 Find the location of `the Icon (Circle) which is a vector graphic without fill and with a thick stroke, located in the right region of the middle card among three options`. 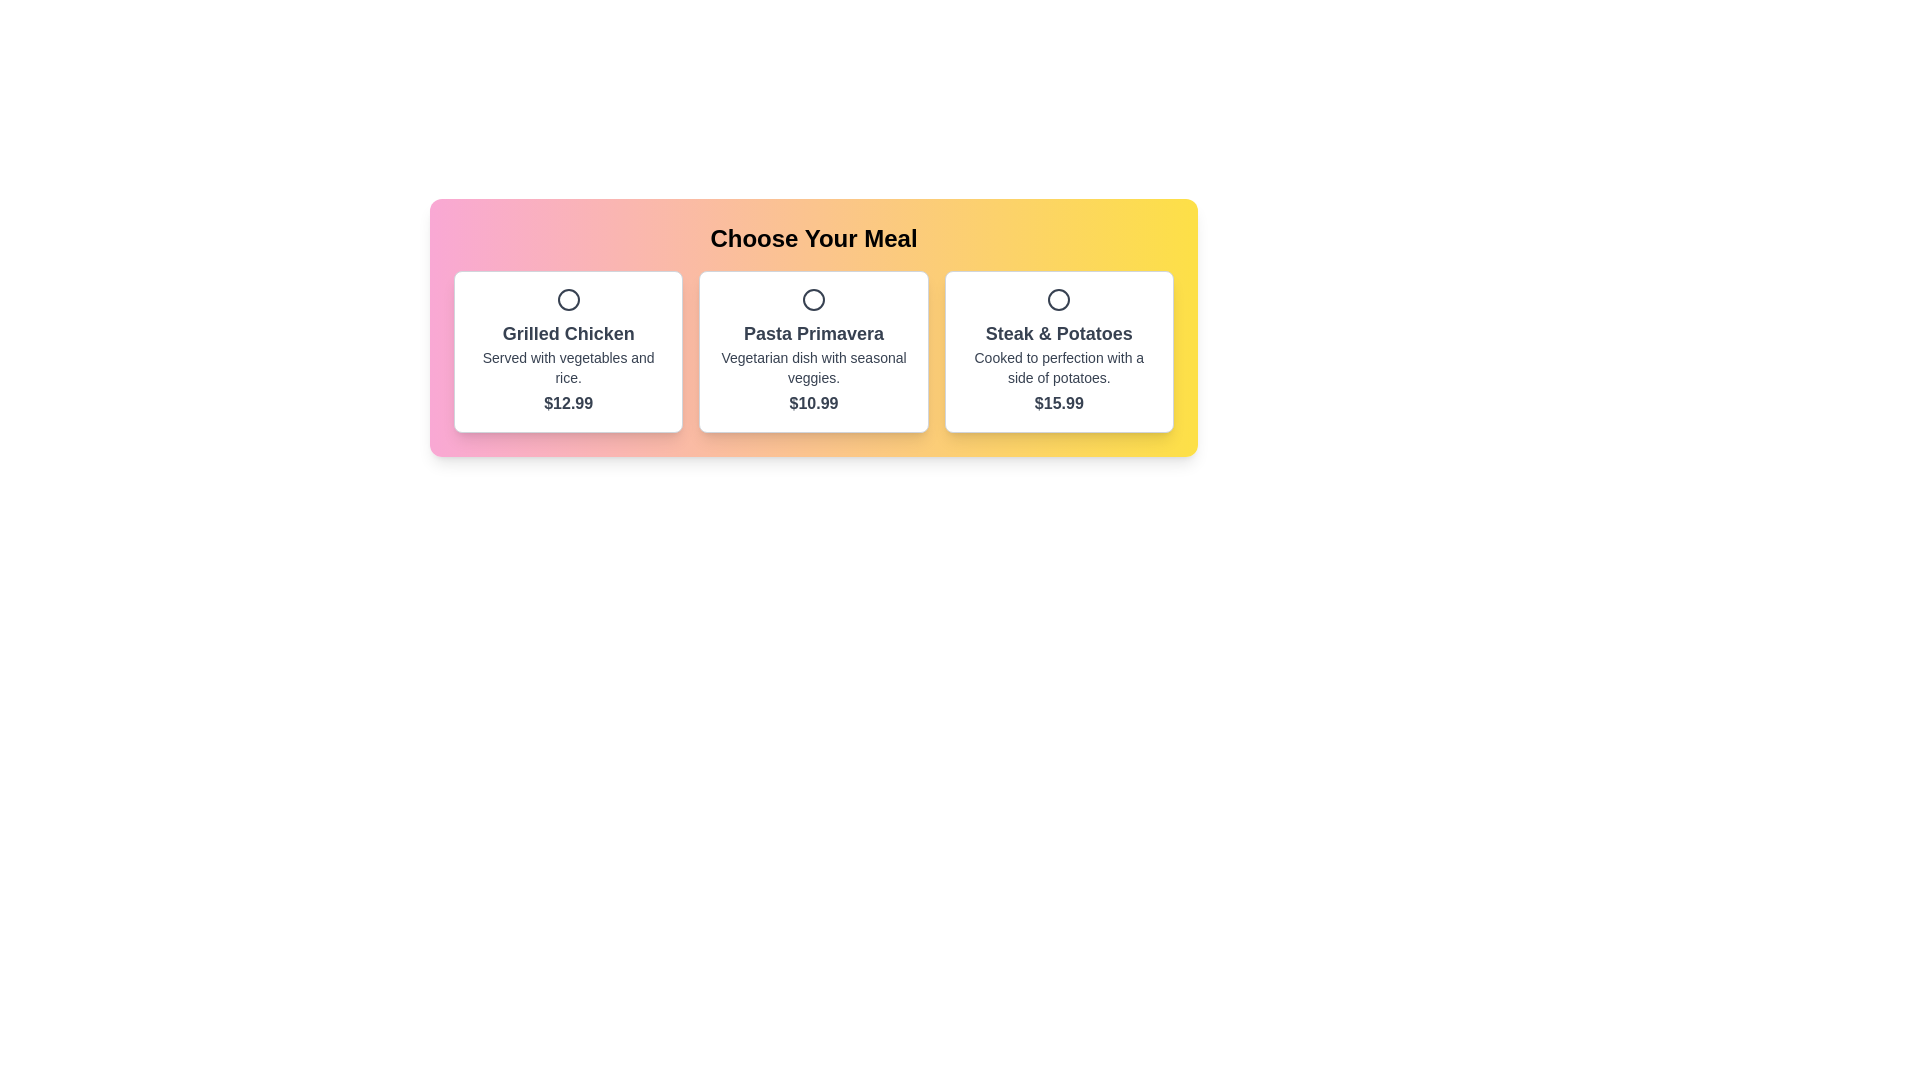

the Icon (Circle) which is a vector graphic without fill and with a thick stroke, located in the right region of the middle card among three options is located at coordinates (813, 300).